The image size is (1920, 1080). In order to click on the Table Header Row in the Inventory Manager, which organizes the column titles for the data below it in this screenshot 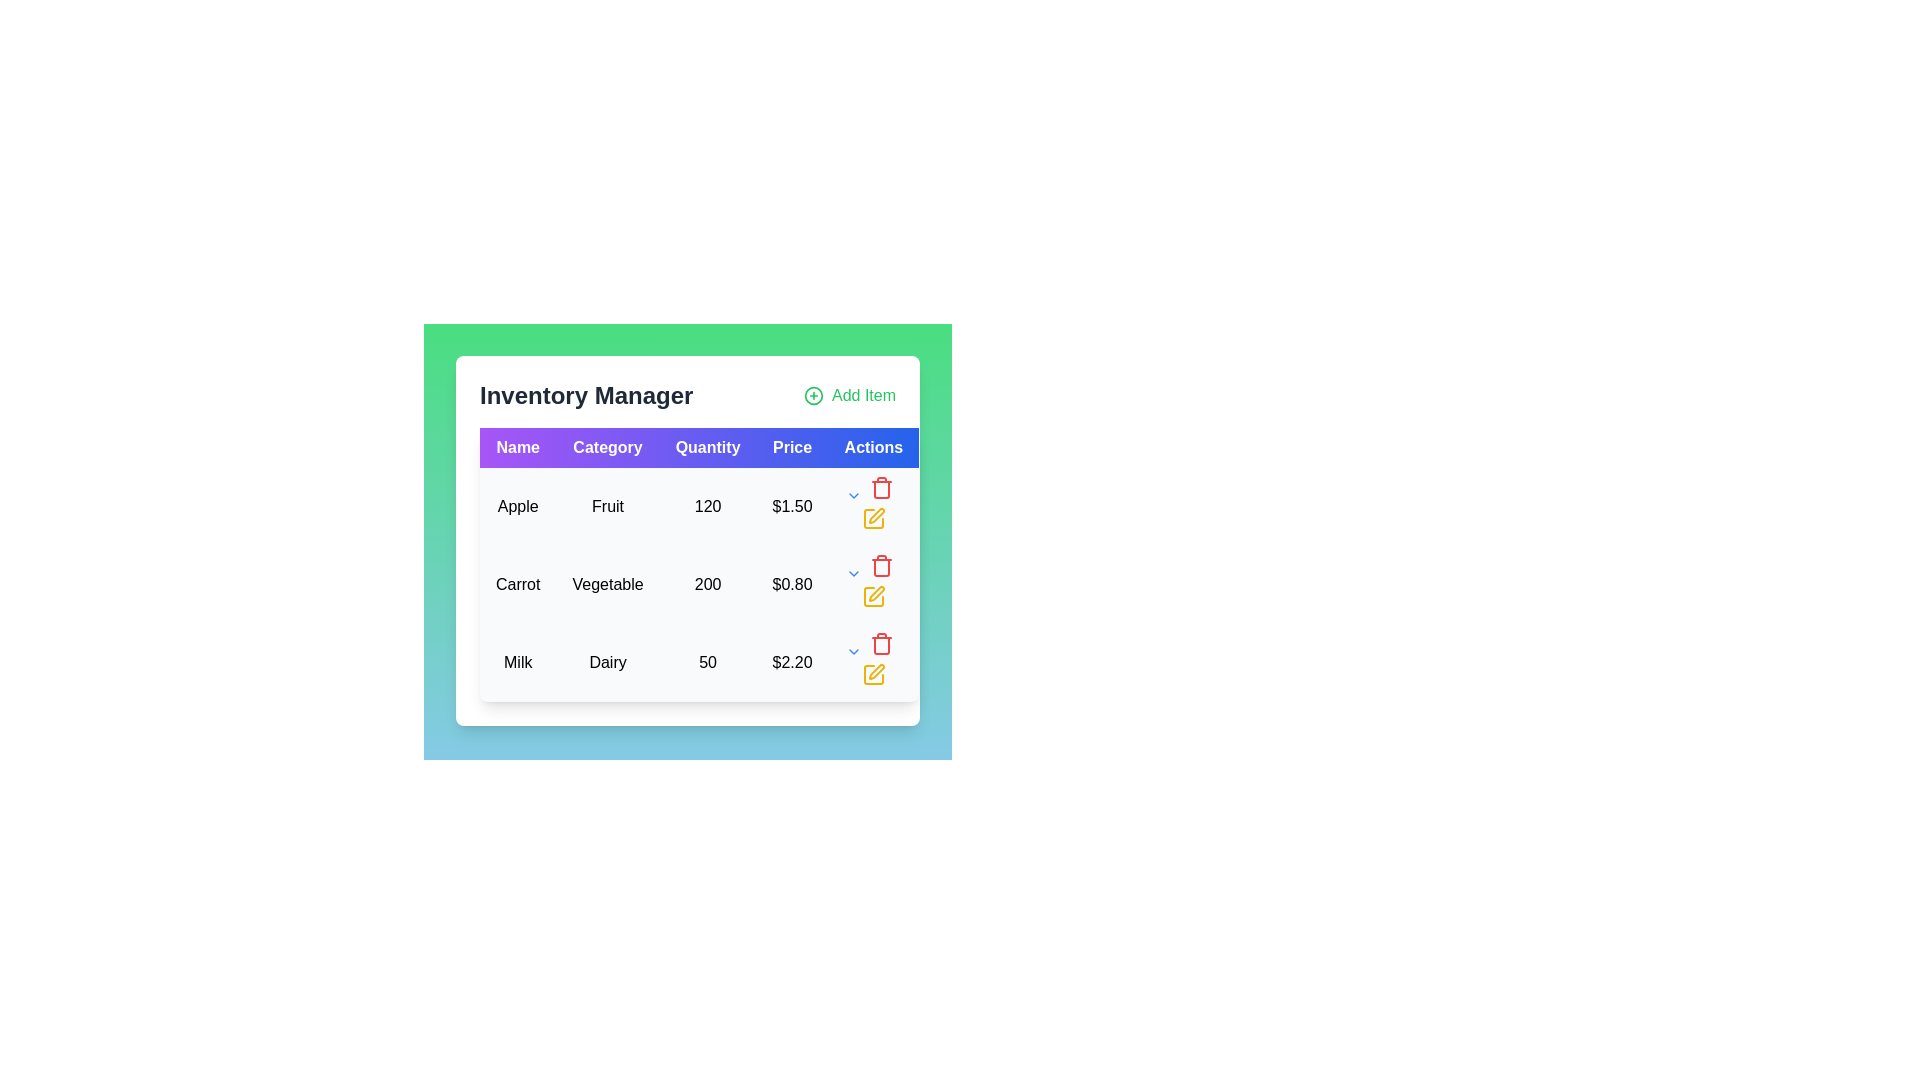, I will do `click(699, 446)`.